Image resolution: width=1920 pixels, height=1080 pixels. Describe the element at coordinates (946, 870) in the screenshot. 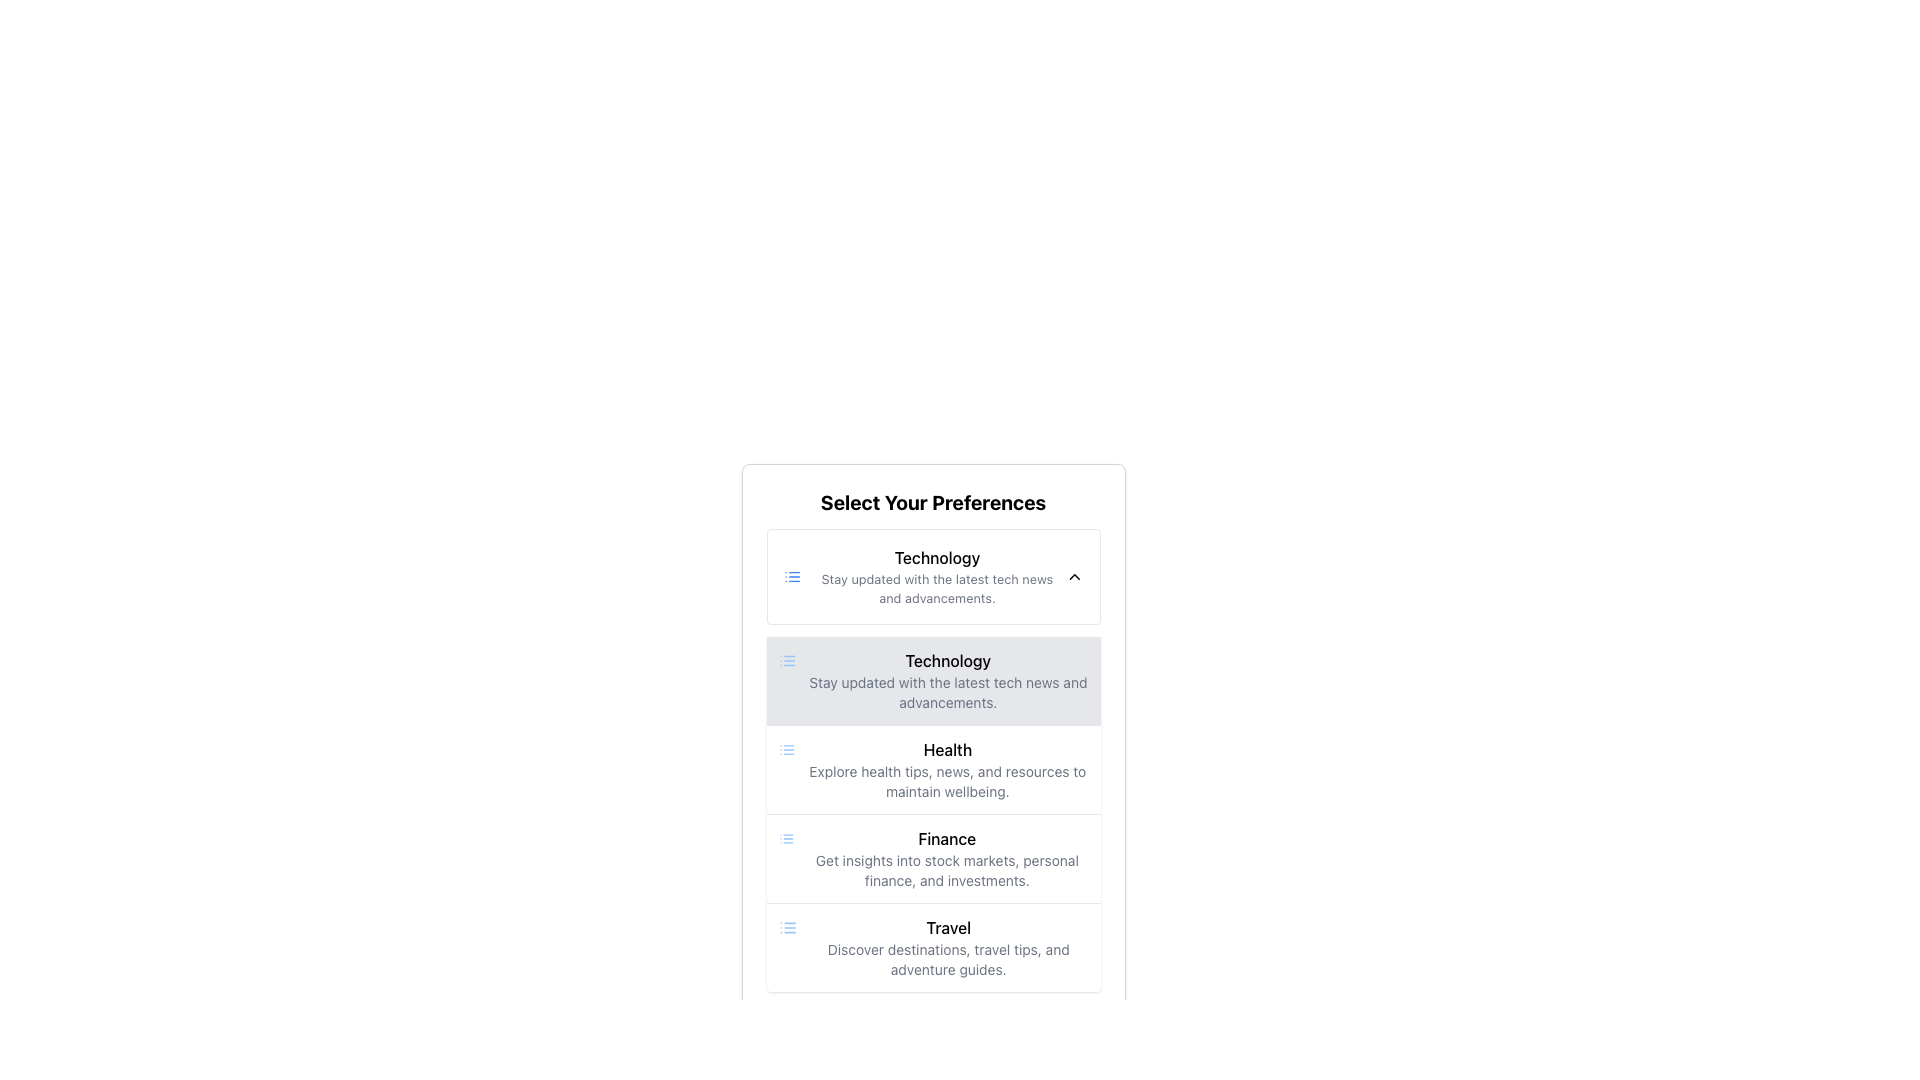

I see `the descriptive text element providing information about the 'Finance' category located under the 'Finance' heading in the preferences selection interface` at that location.